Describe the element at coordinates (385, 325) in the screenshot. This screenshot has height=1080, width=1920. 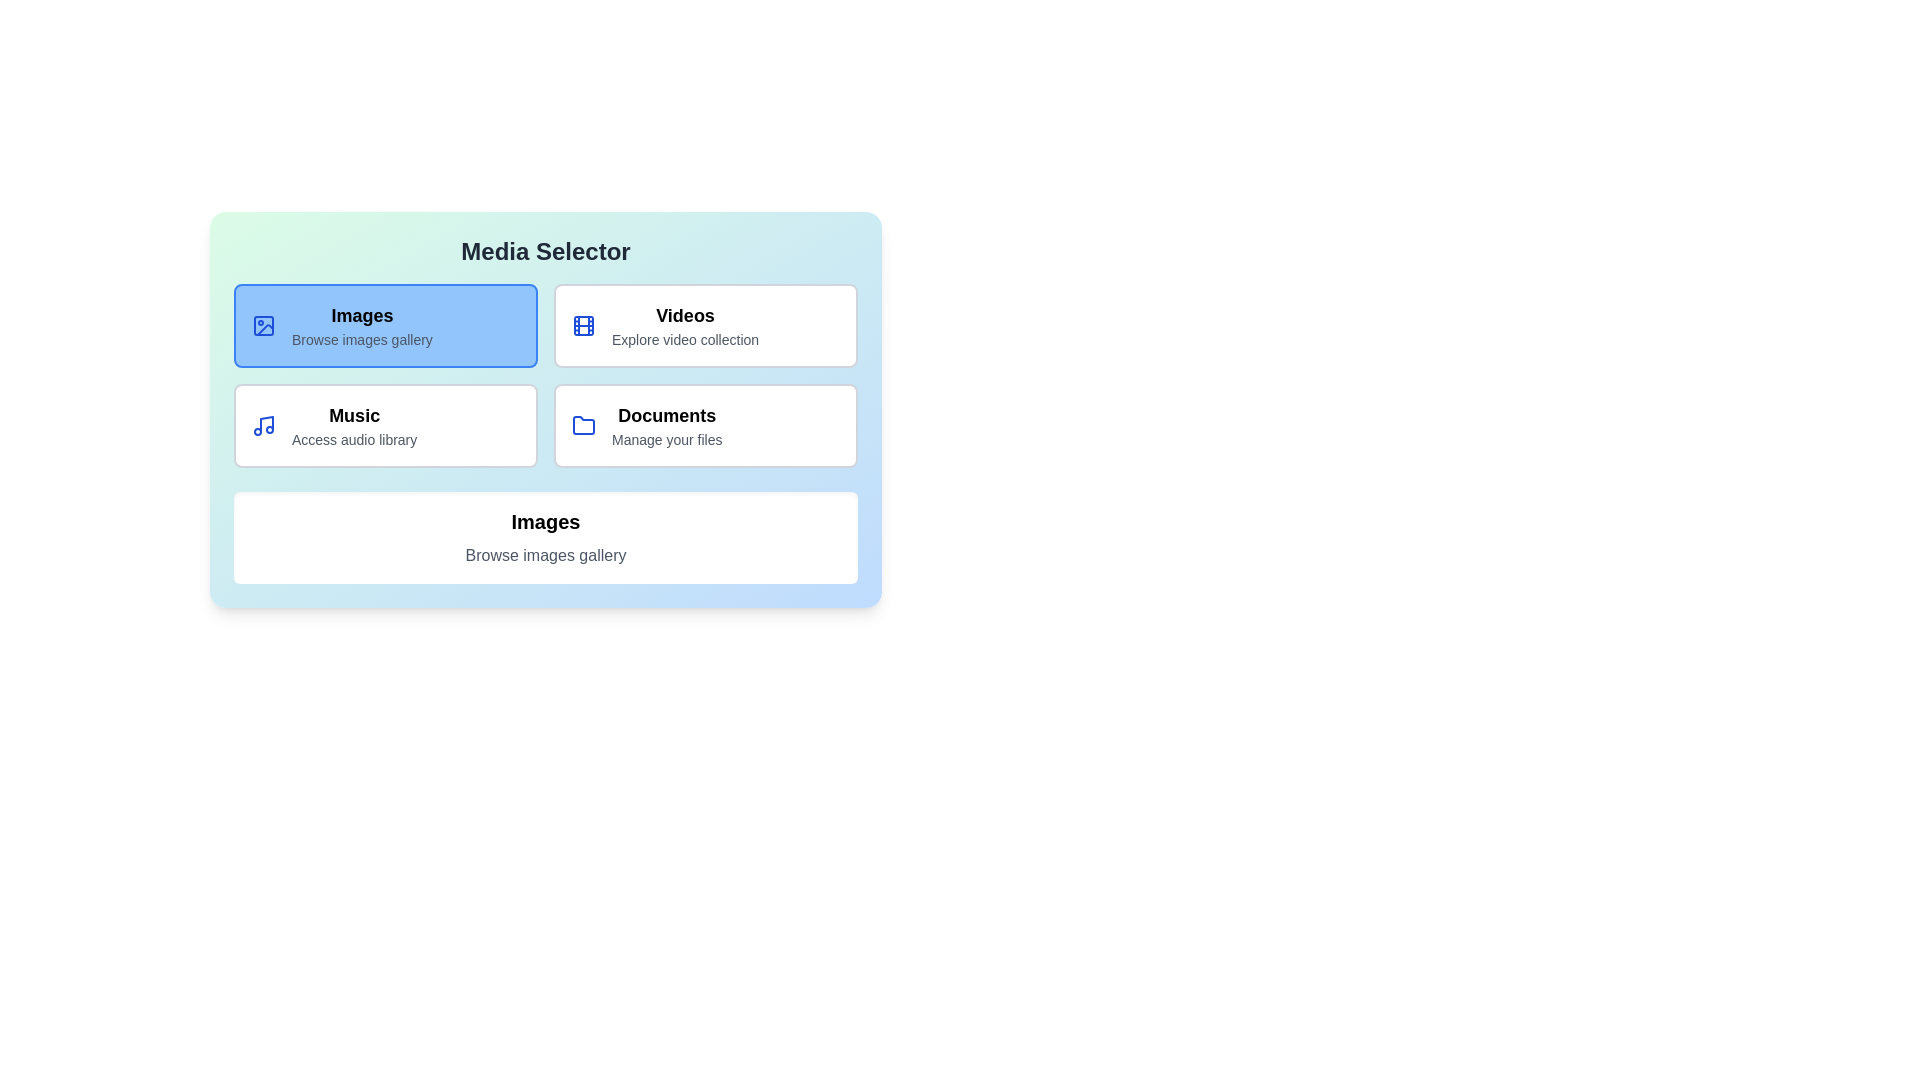
I see `the media type Images to view its description` at that location.